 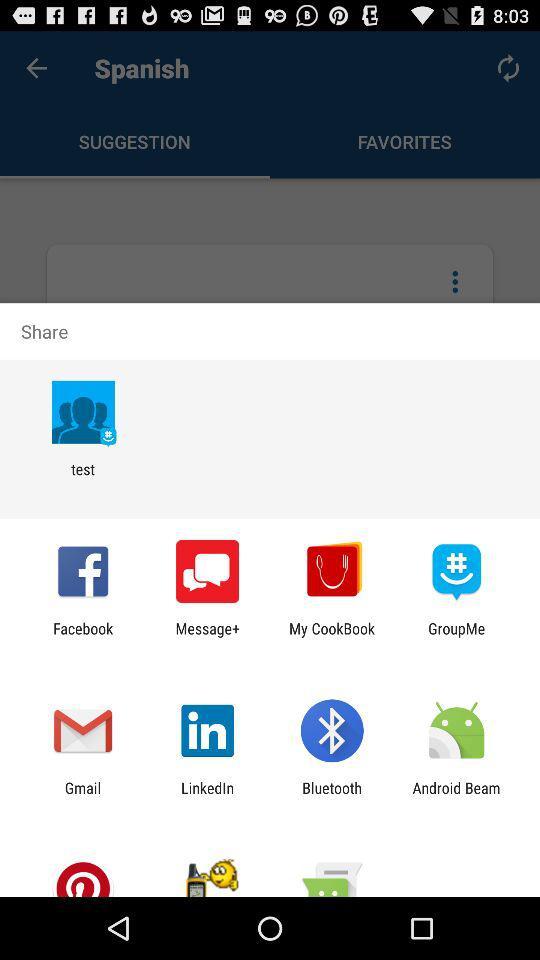 I want to click on gmail, so click(x=82, y=796).